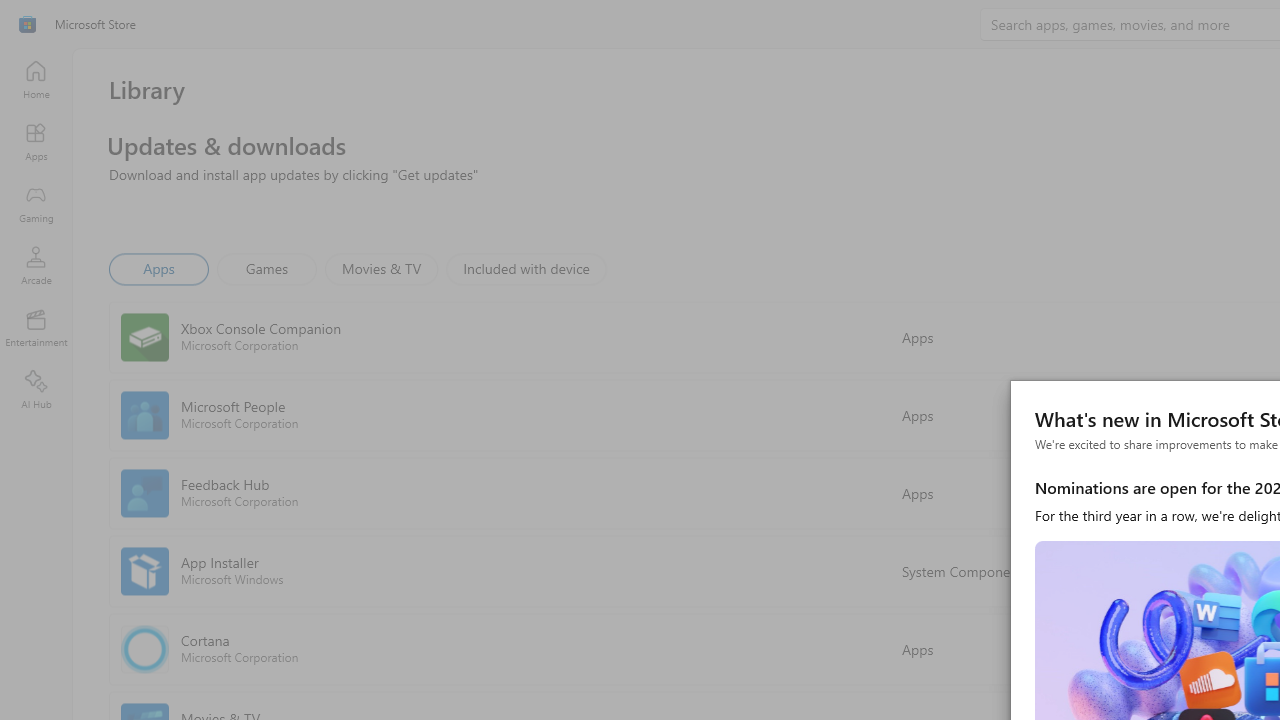  What do you see at coordinates (35, 390) in the screenshot?
I see `'AI Hub'` at bounding box center [35, 390].